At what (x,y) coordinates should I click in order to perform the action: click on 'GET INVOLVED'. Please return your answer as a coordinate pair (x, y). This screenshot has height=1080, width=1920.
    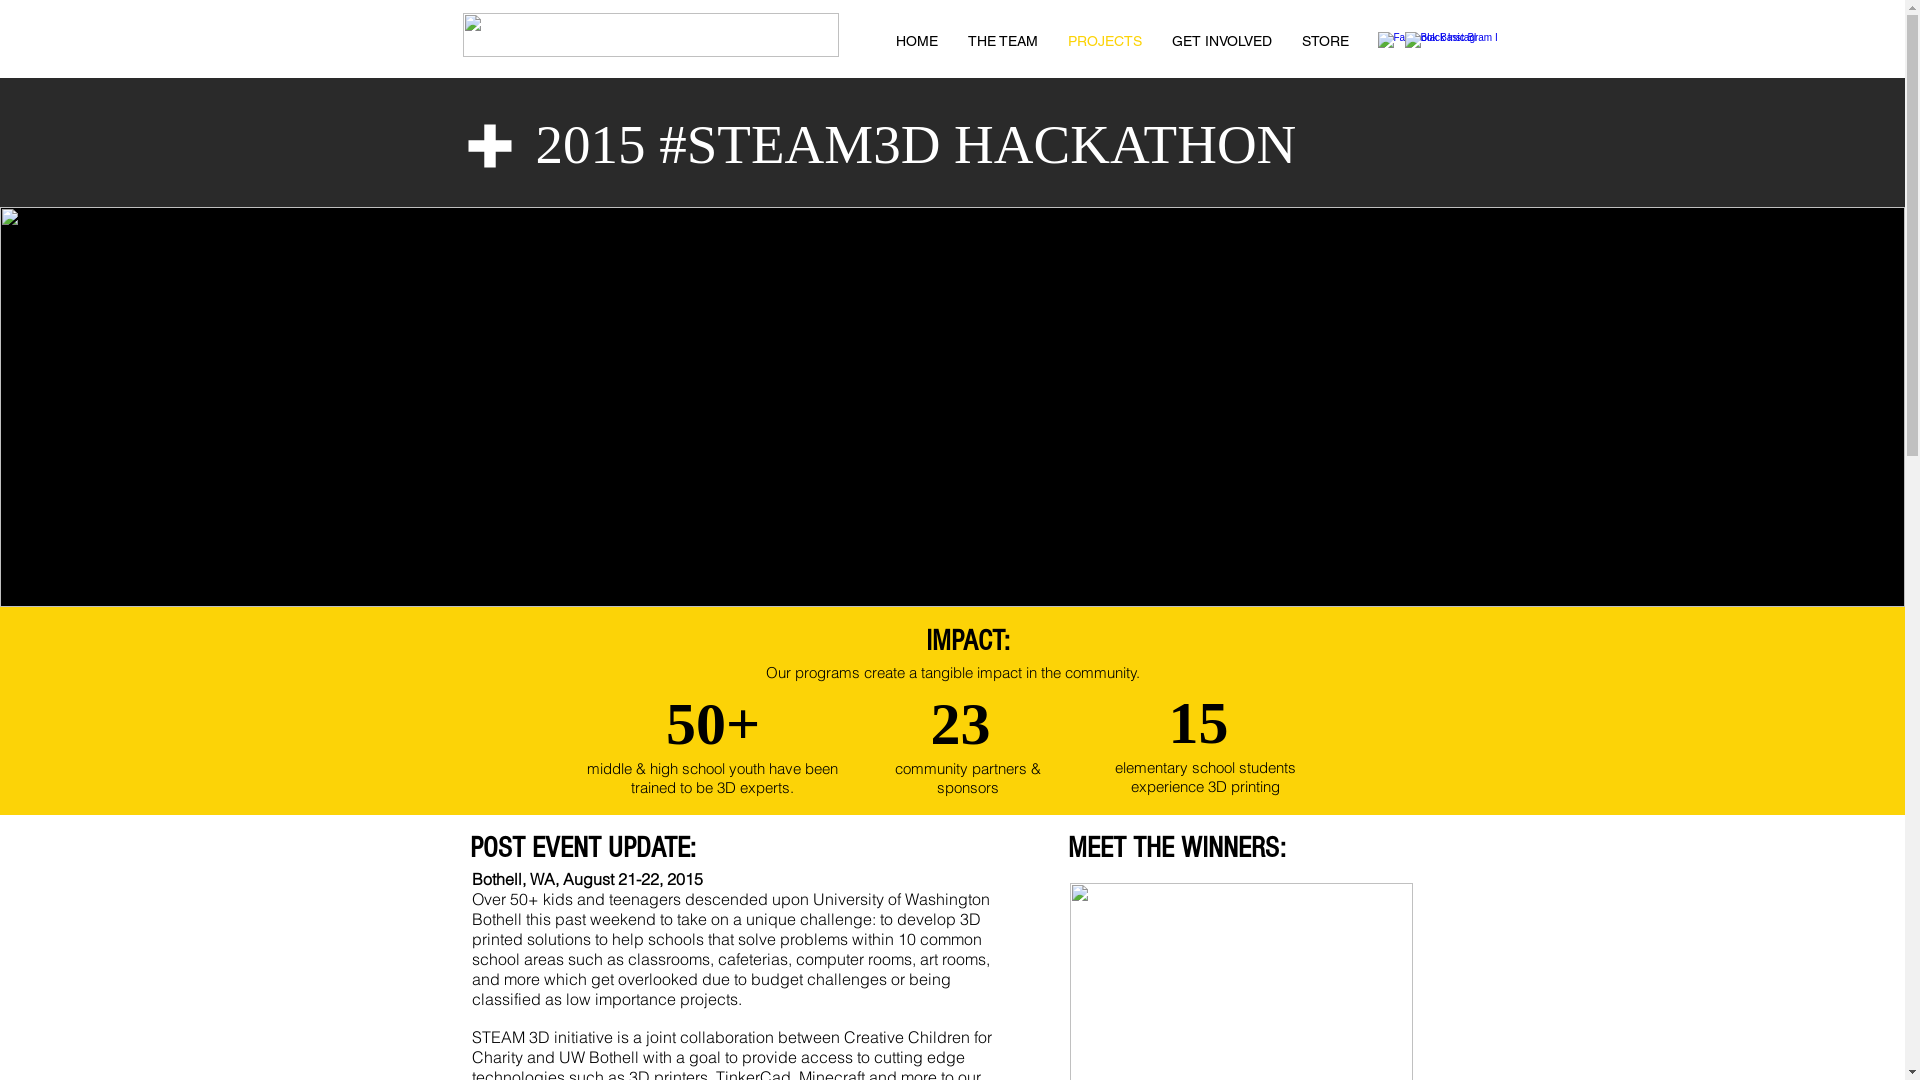
    Looking at the image, I should click on (1219, 41).